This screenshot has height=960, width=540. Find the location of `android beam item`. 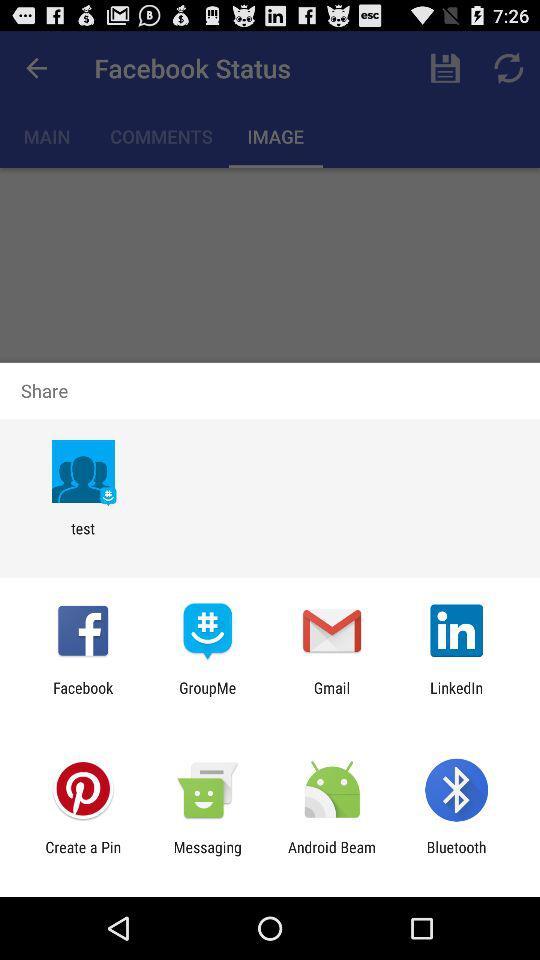

android beam item is located at coordinates (332, 855).